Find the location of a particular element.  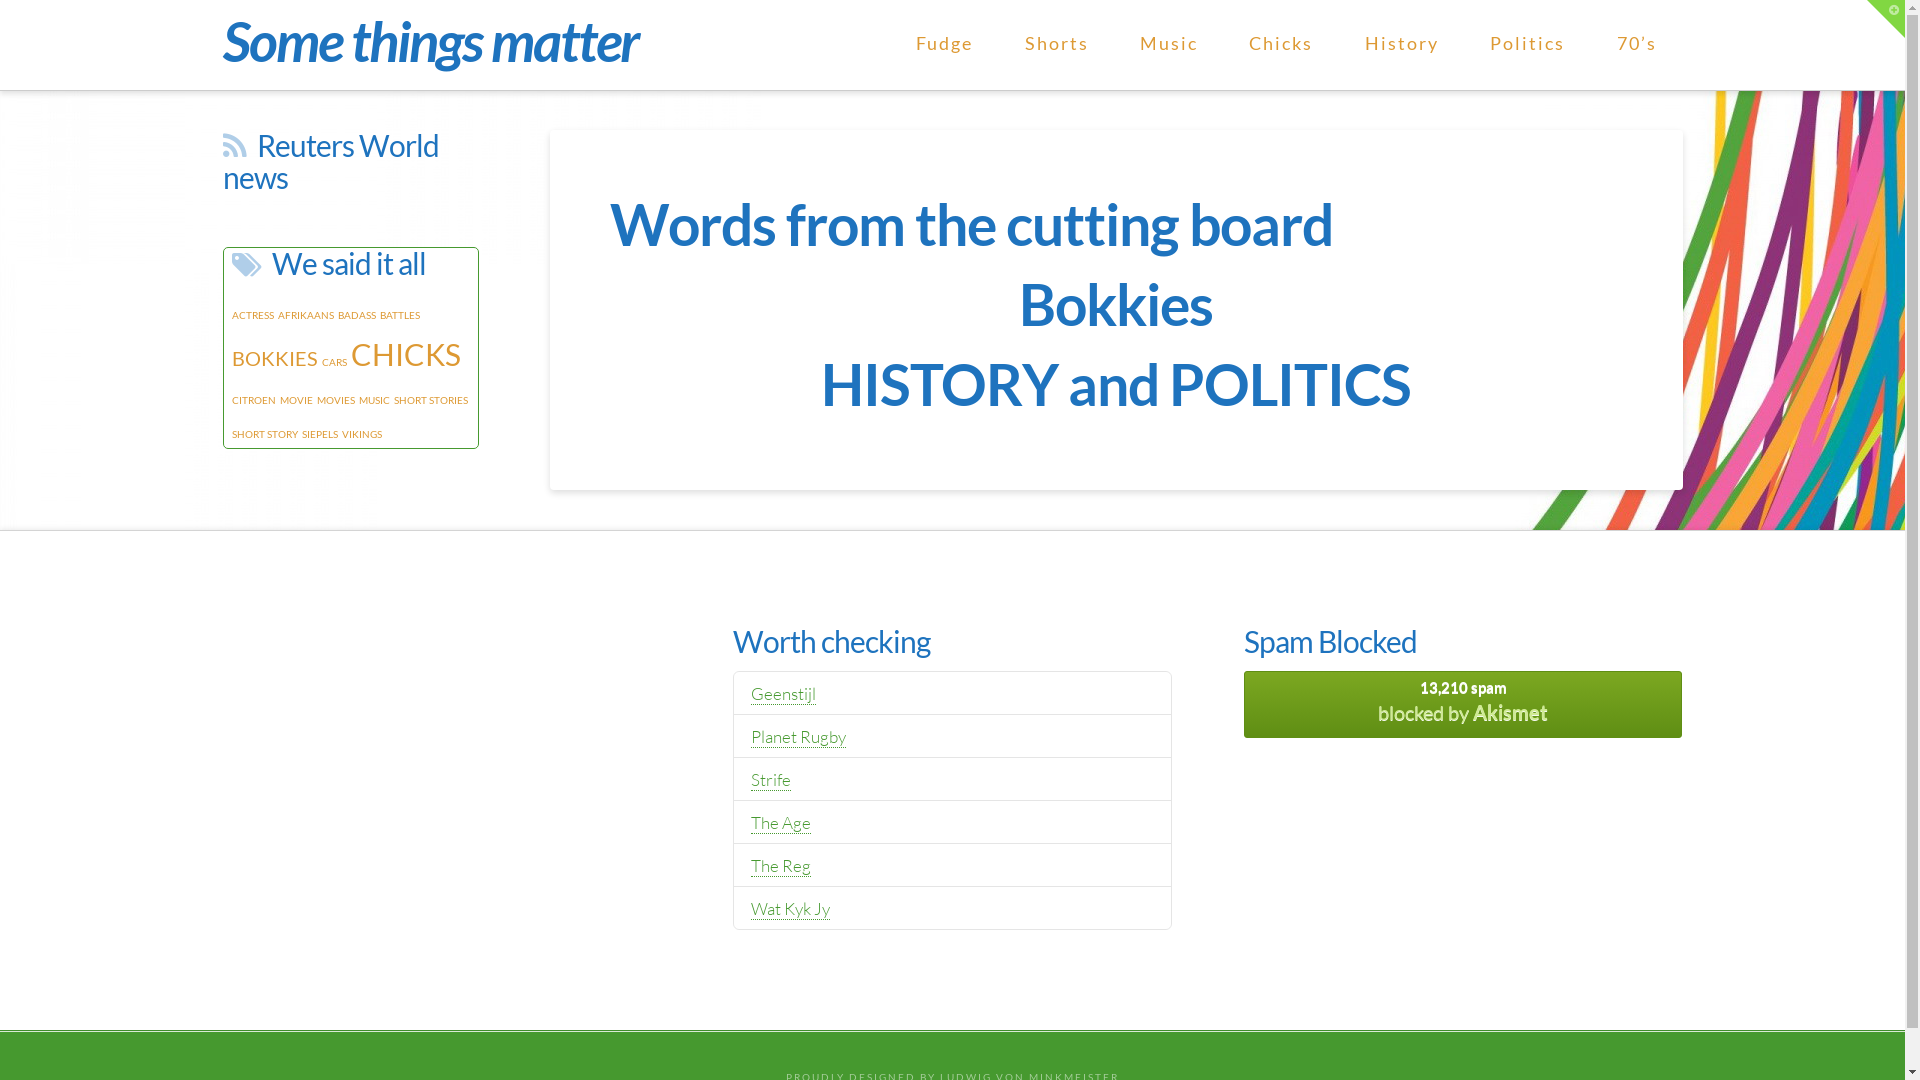

'Toggle the Widgetbar' is located at coordinates (1885, 19).